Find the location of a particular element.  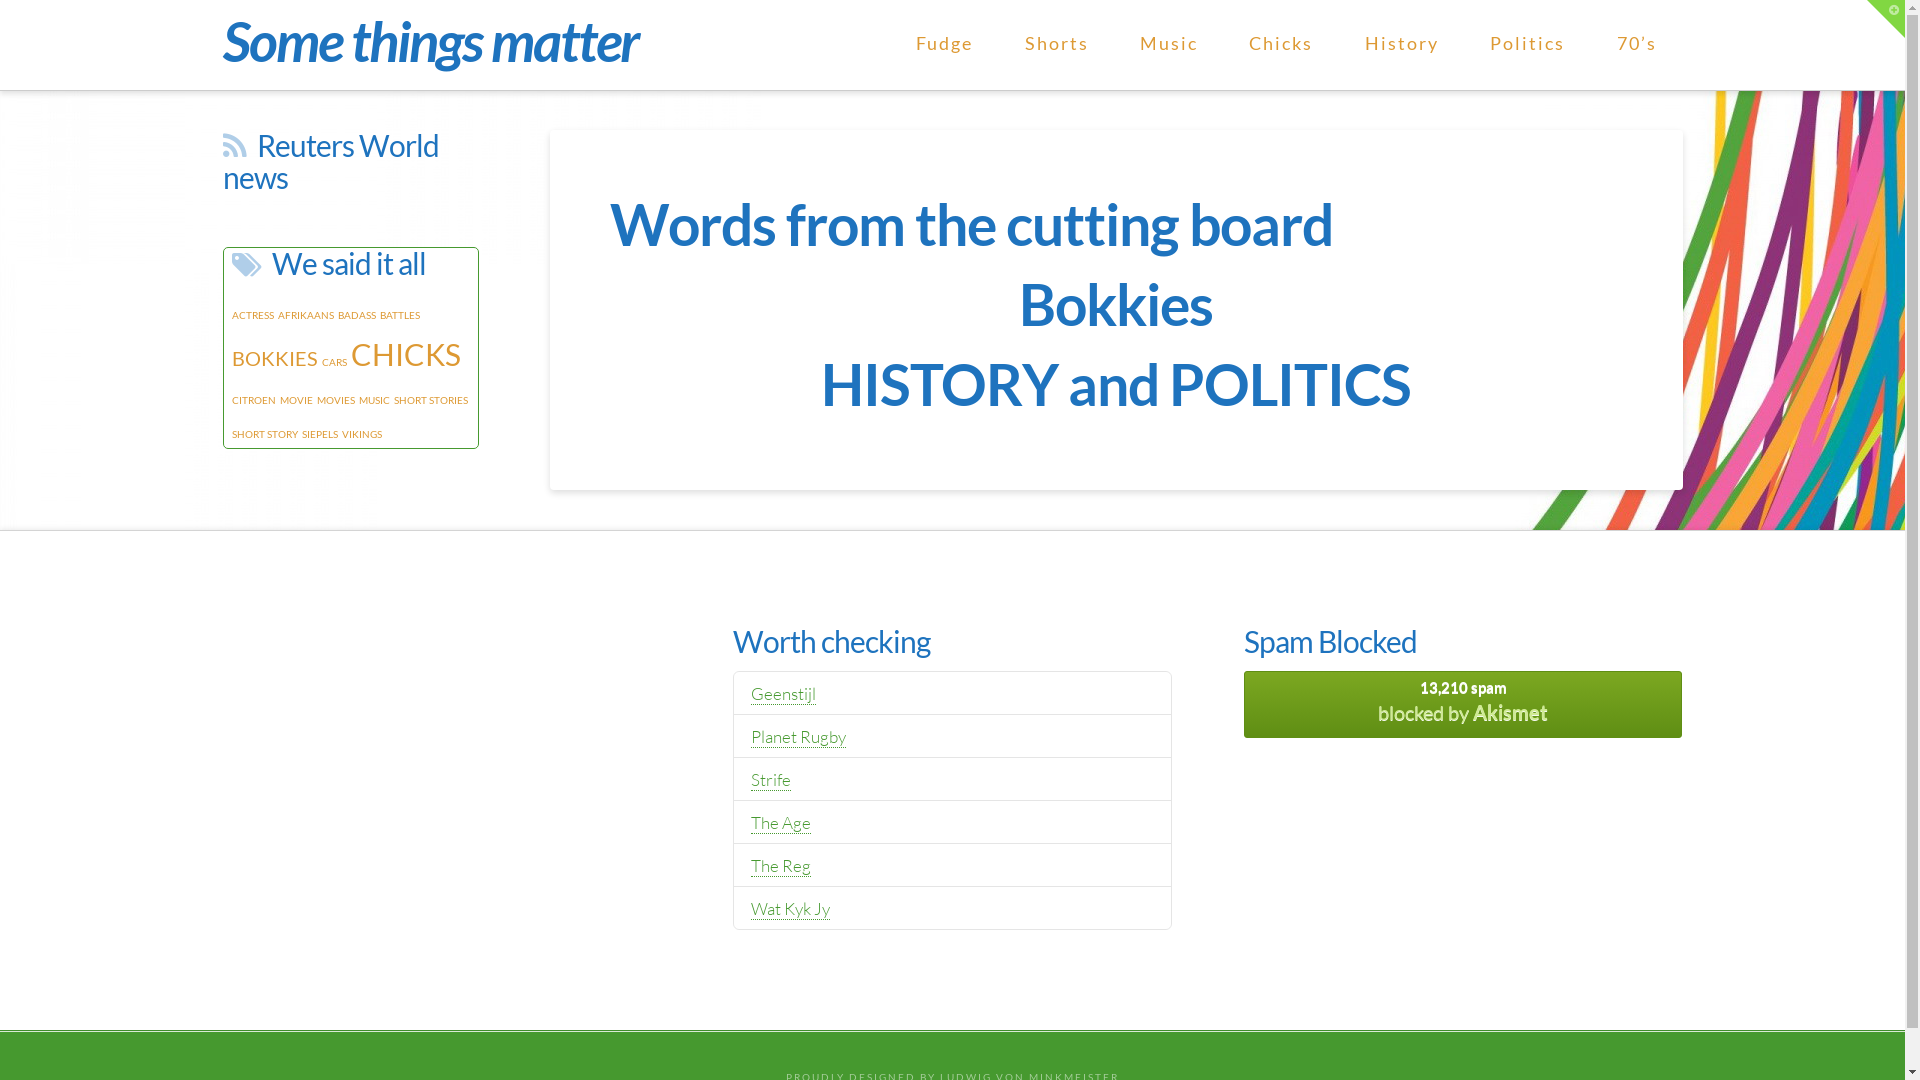

'Toggle the Widgetbar' is located at coordinates (1885, 19).